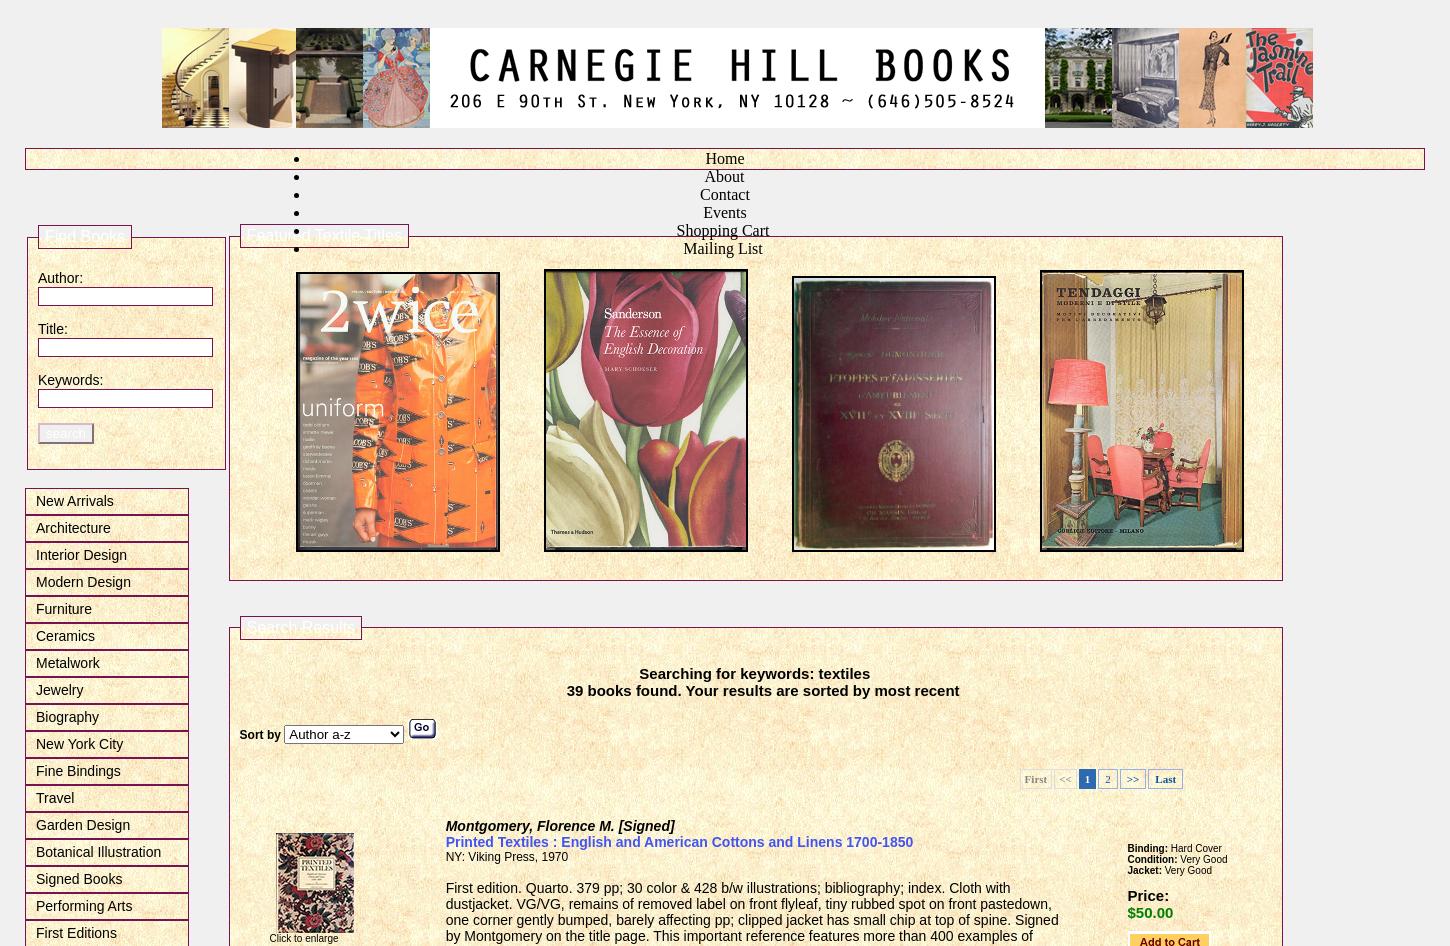 This screenshot has height=946, width=1450. What do you see at coordinates (1143, 869) in the screenshot?
I see `'Jacket:'` at bounding box center [1143, 869].